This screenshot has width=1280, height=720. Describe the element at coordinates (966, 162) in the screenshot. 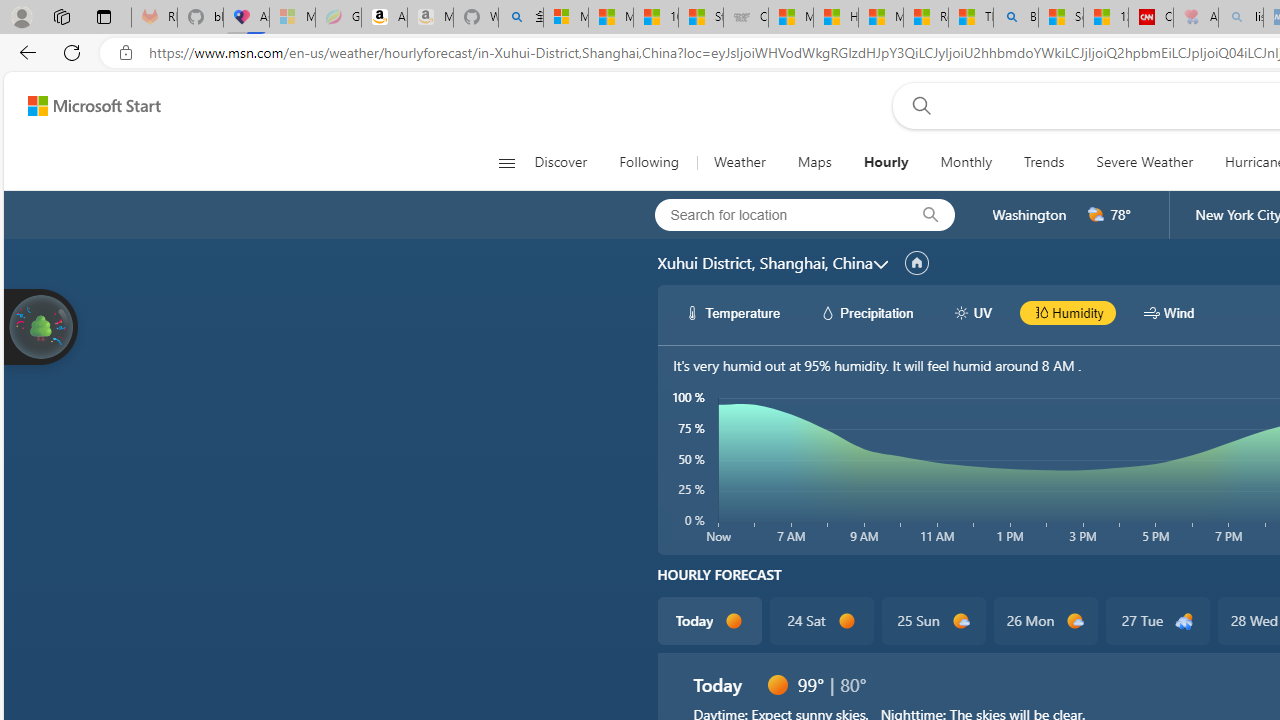

I see `'Monthly'` at that location.